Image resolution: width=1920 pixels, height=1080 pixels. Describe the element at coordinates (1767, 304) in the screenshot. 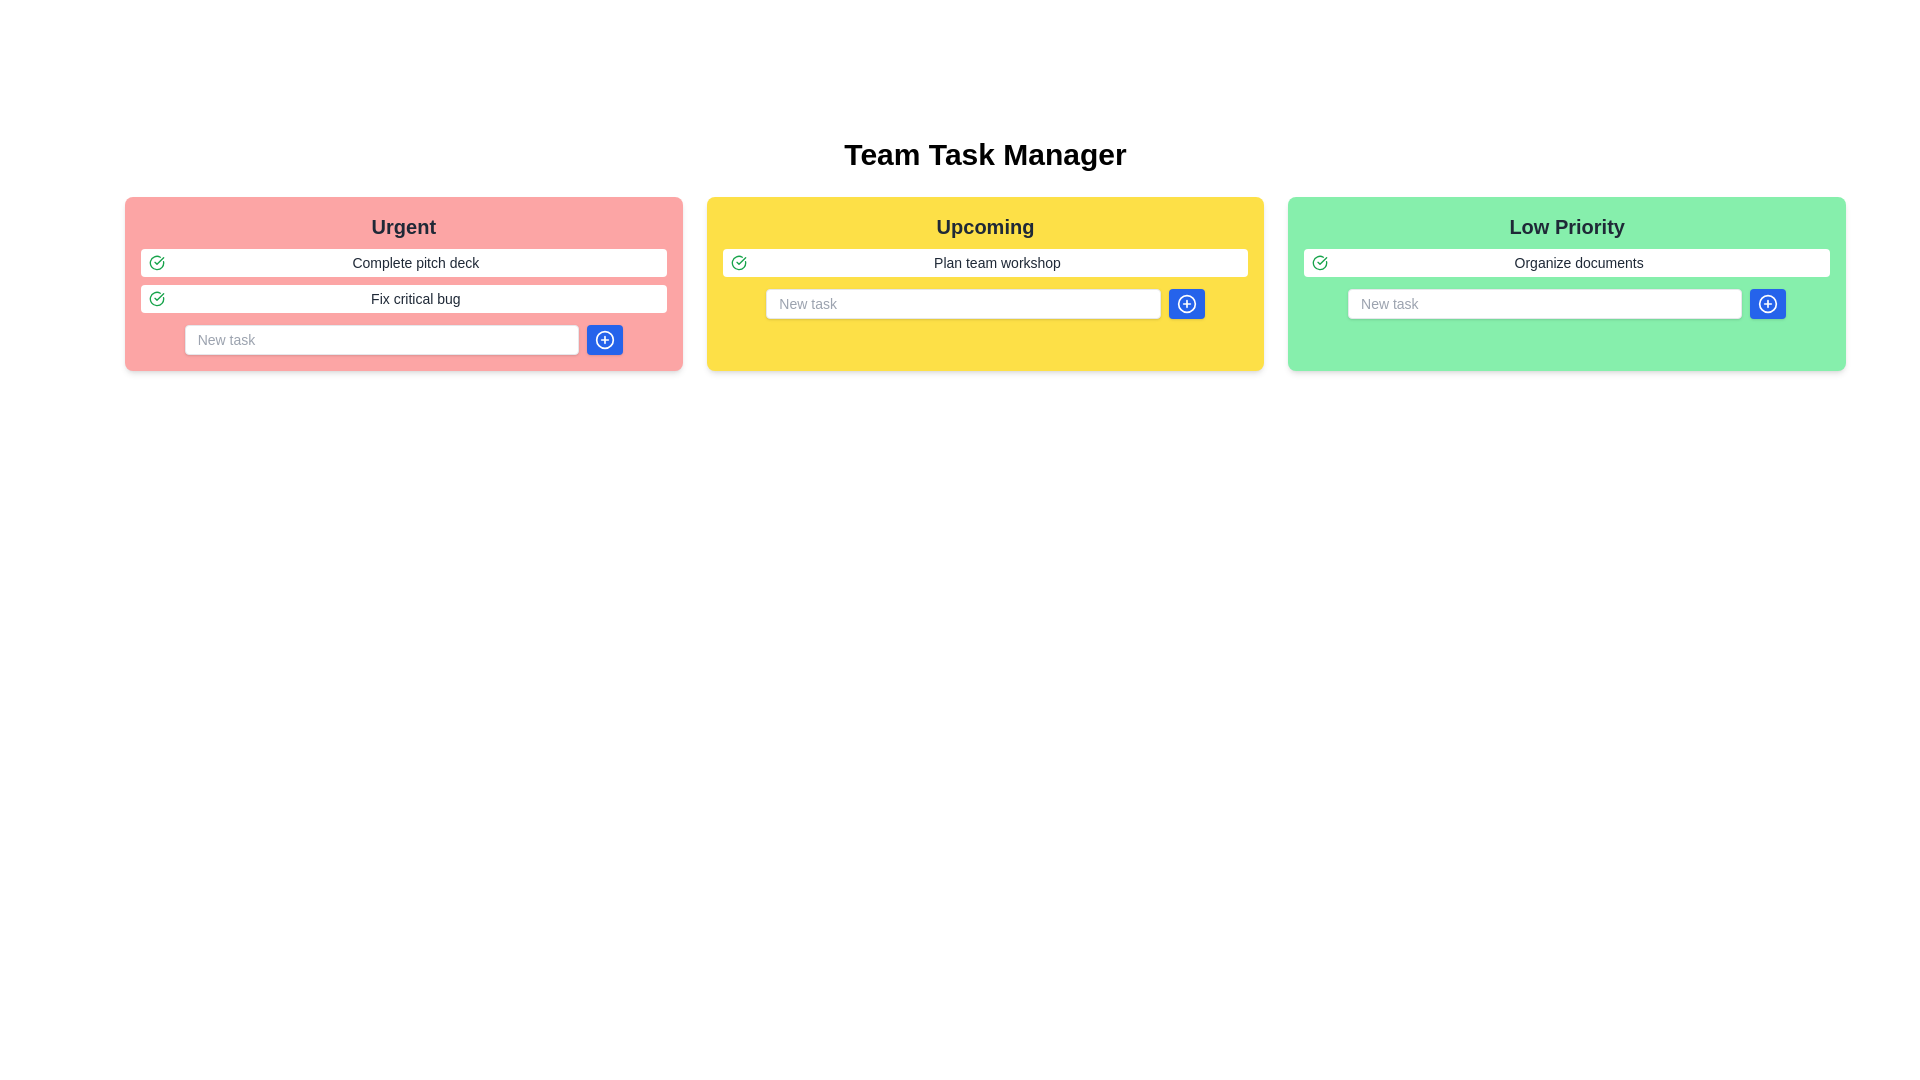

I see `the Circle icon within the button located in the rightmost green panel labeled 'Low Priority'` at that location.